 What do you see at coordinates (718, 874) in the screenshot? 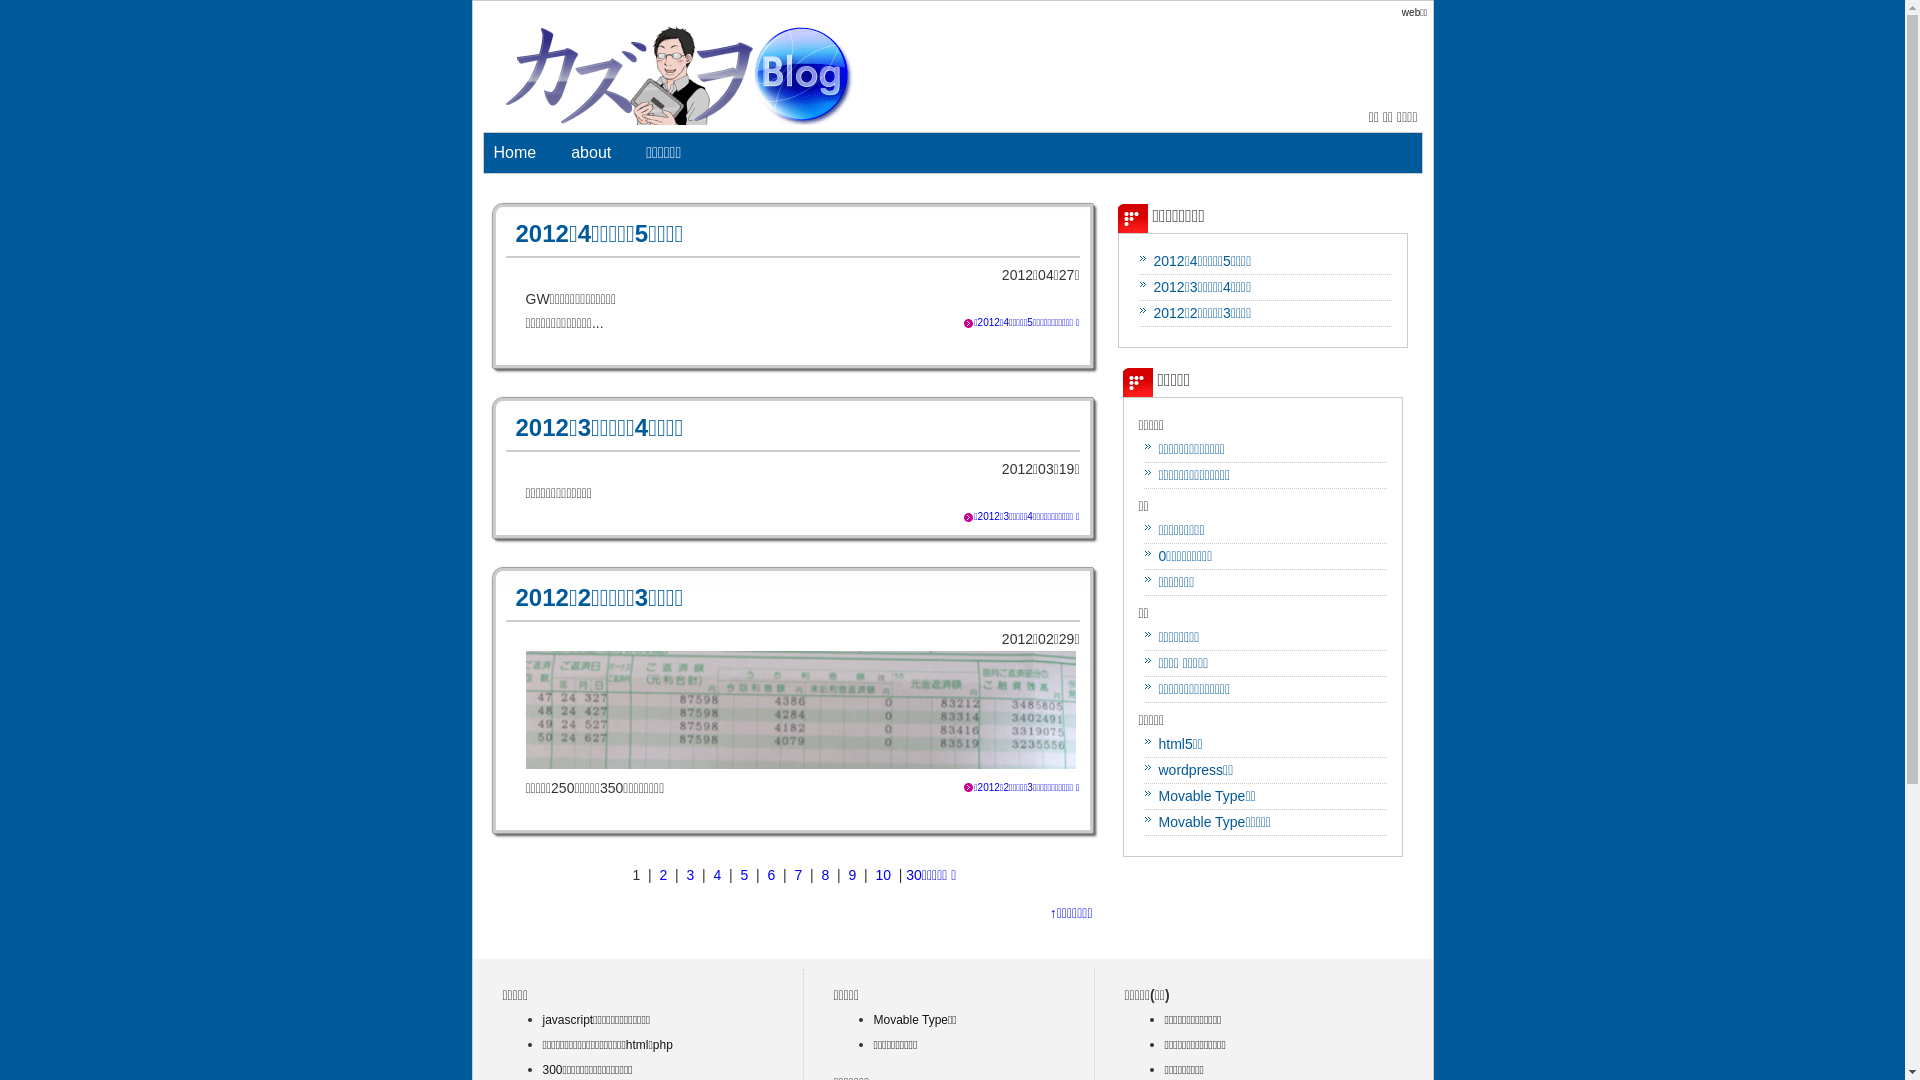
I see `' 4 '` at bounding box center [718, 874].